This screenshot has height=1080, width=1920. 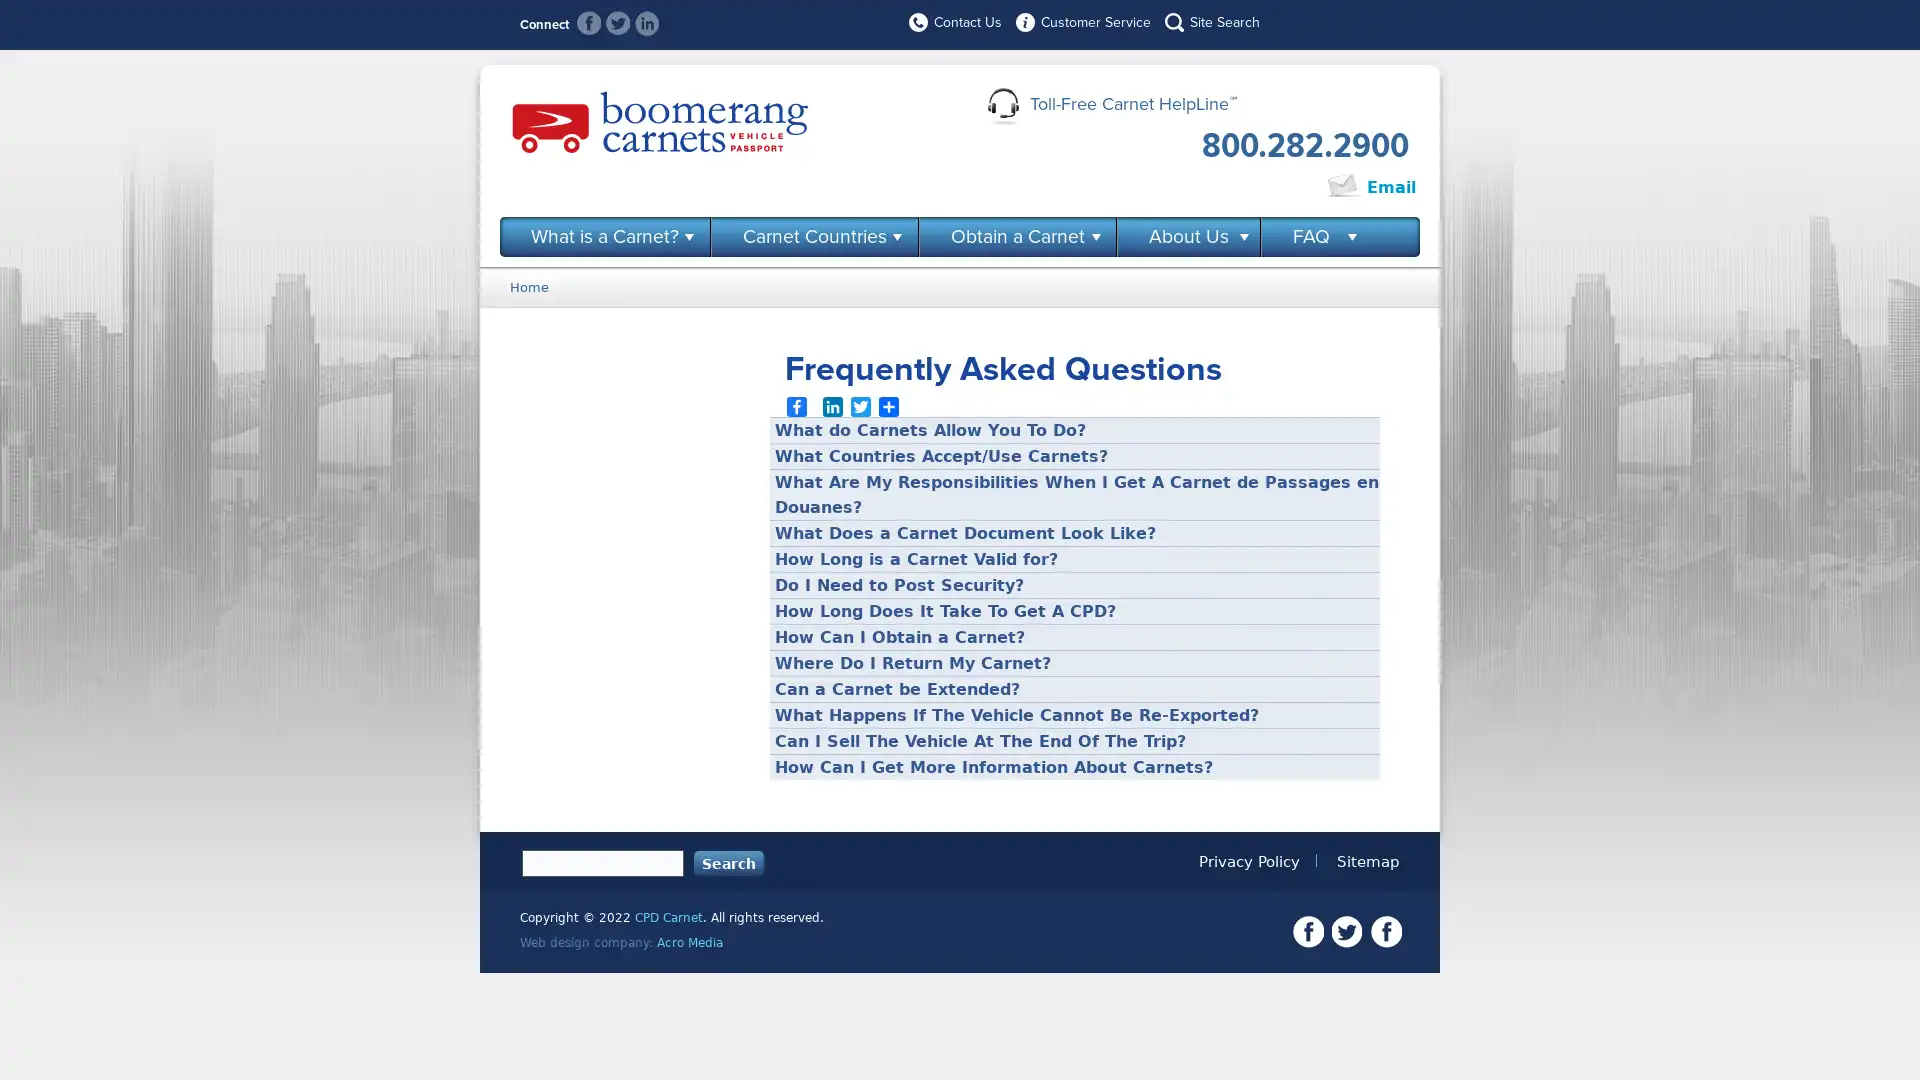 What do you see at coordinates (728, 861) in the screenshot?
I see `Search` at bounding box center [728, 861].